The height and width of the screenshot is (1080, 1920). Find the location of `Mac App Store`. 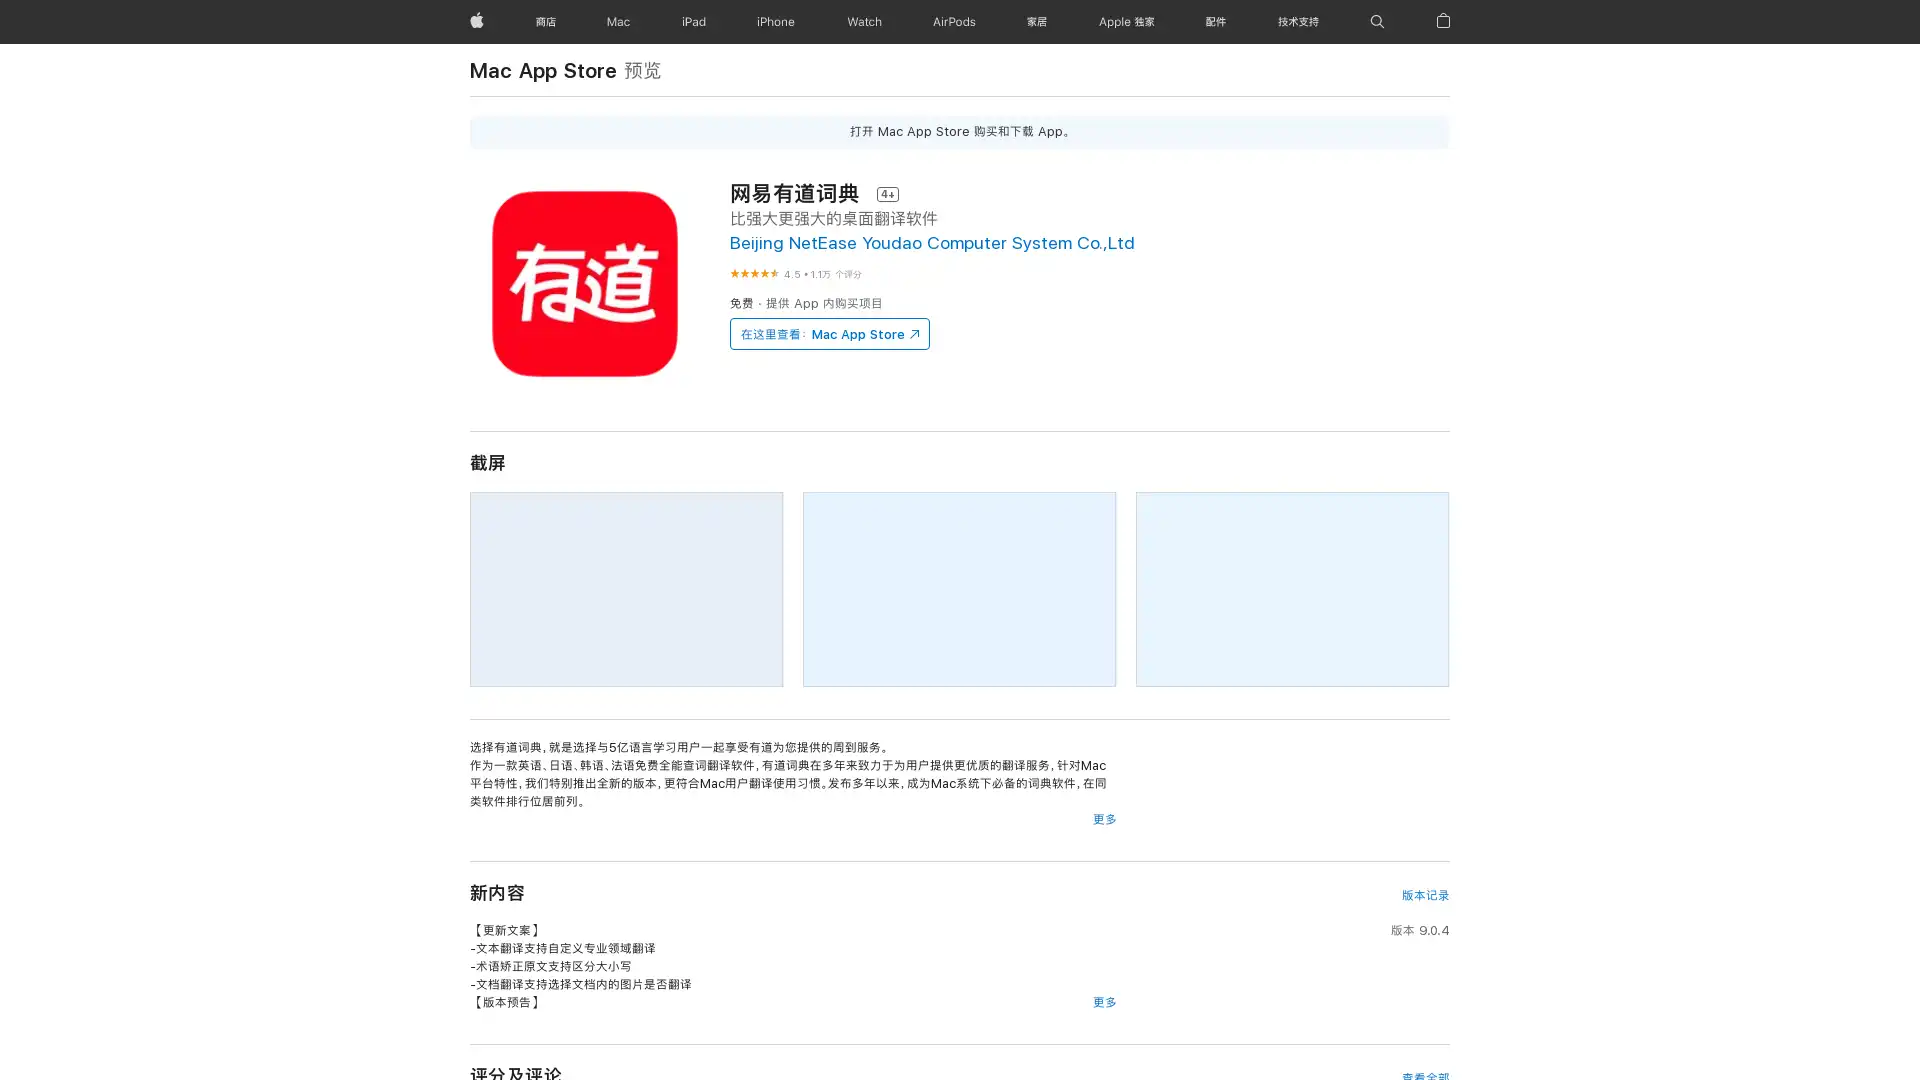

Mac App Store is located at coordinates (829, 333).